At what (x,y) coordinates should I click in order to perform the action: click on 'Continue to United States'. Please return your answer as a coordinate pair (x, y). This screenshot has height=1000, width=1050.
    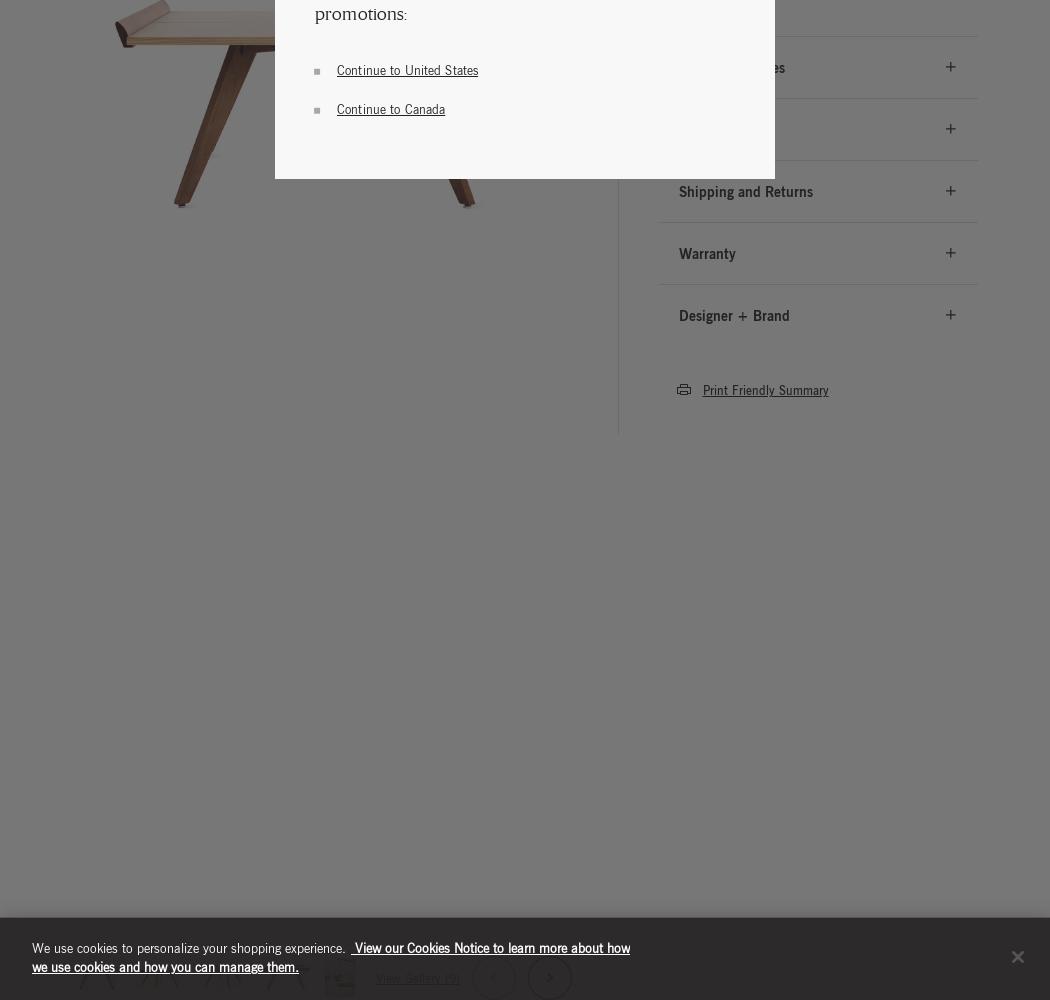
    Looking at the image, I should click on (407, 67).